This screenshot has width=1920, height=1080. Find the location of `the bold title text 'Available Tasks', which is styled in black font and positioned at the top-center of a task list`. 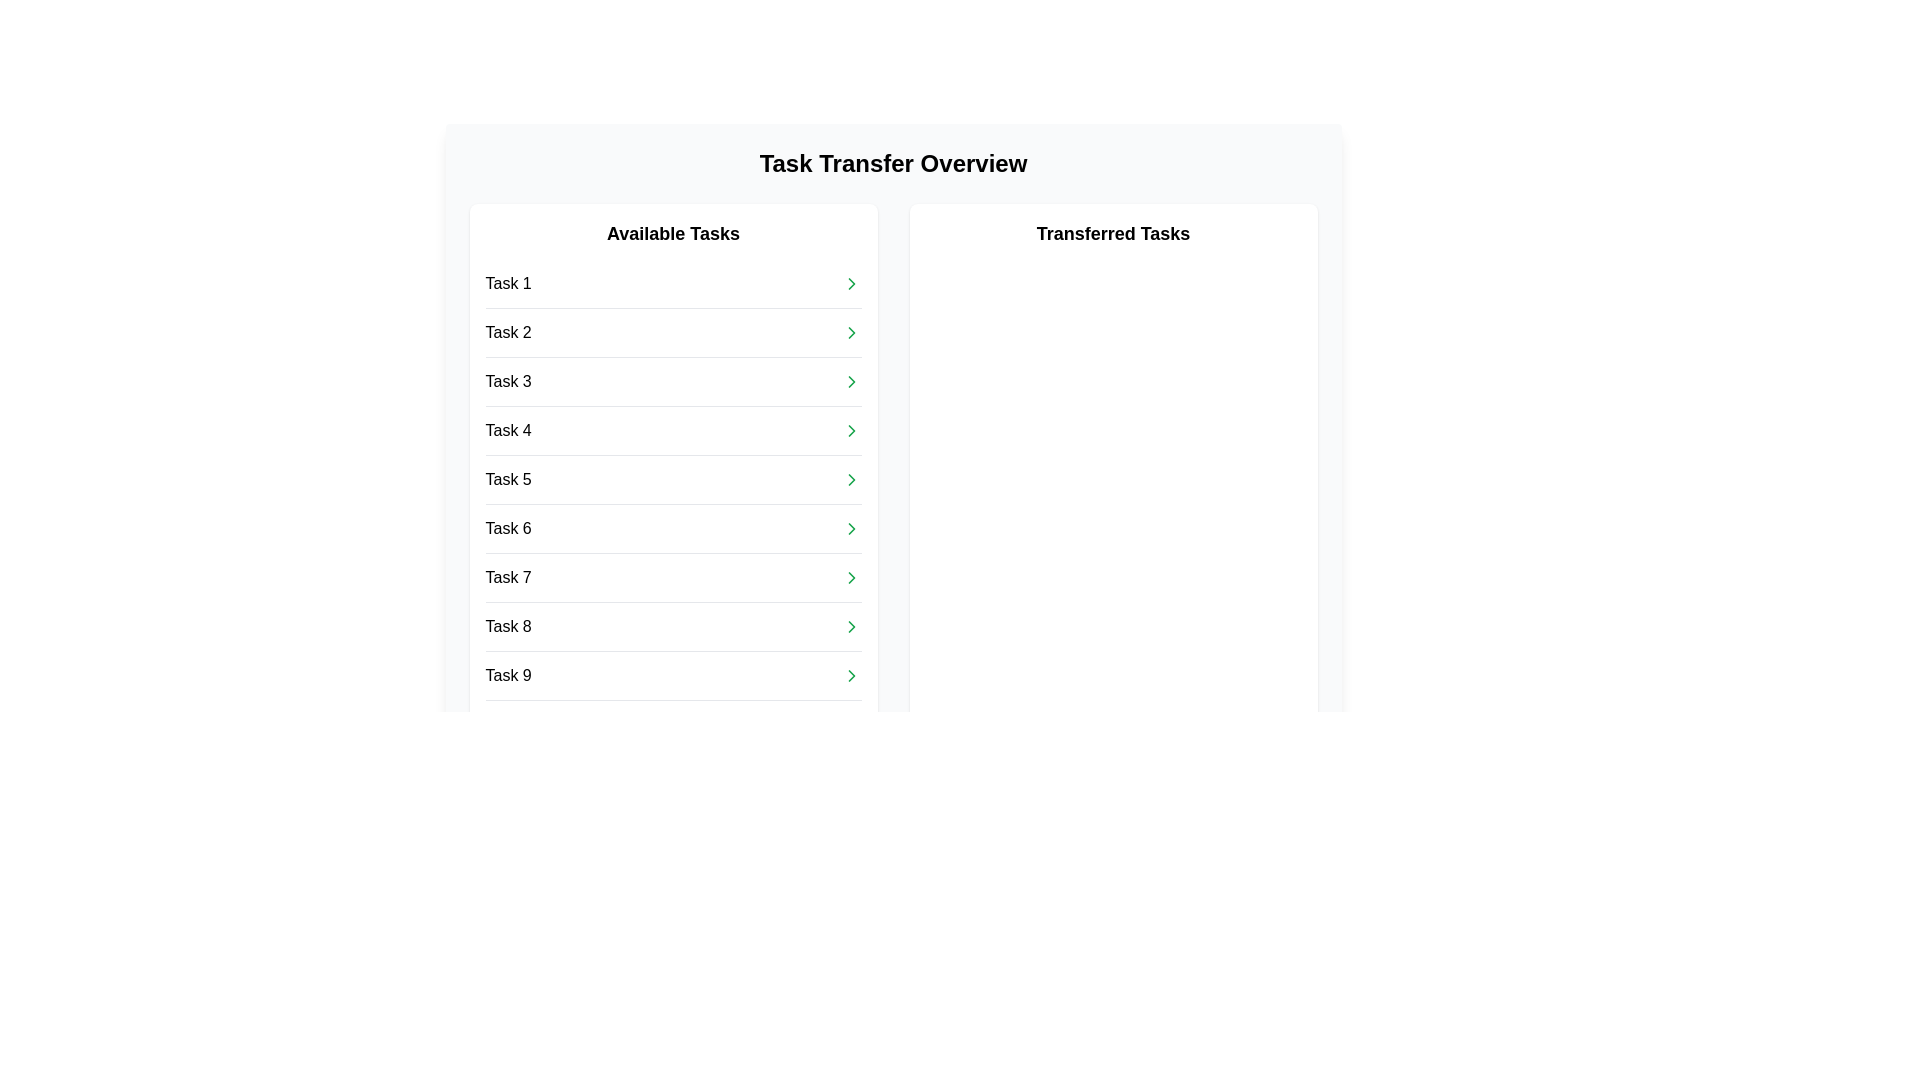

the bold title text 'Available Tasks', which is styled in black font and positioned at the top-center of a task list is located at coordinates (673, 233).